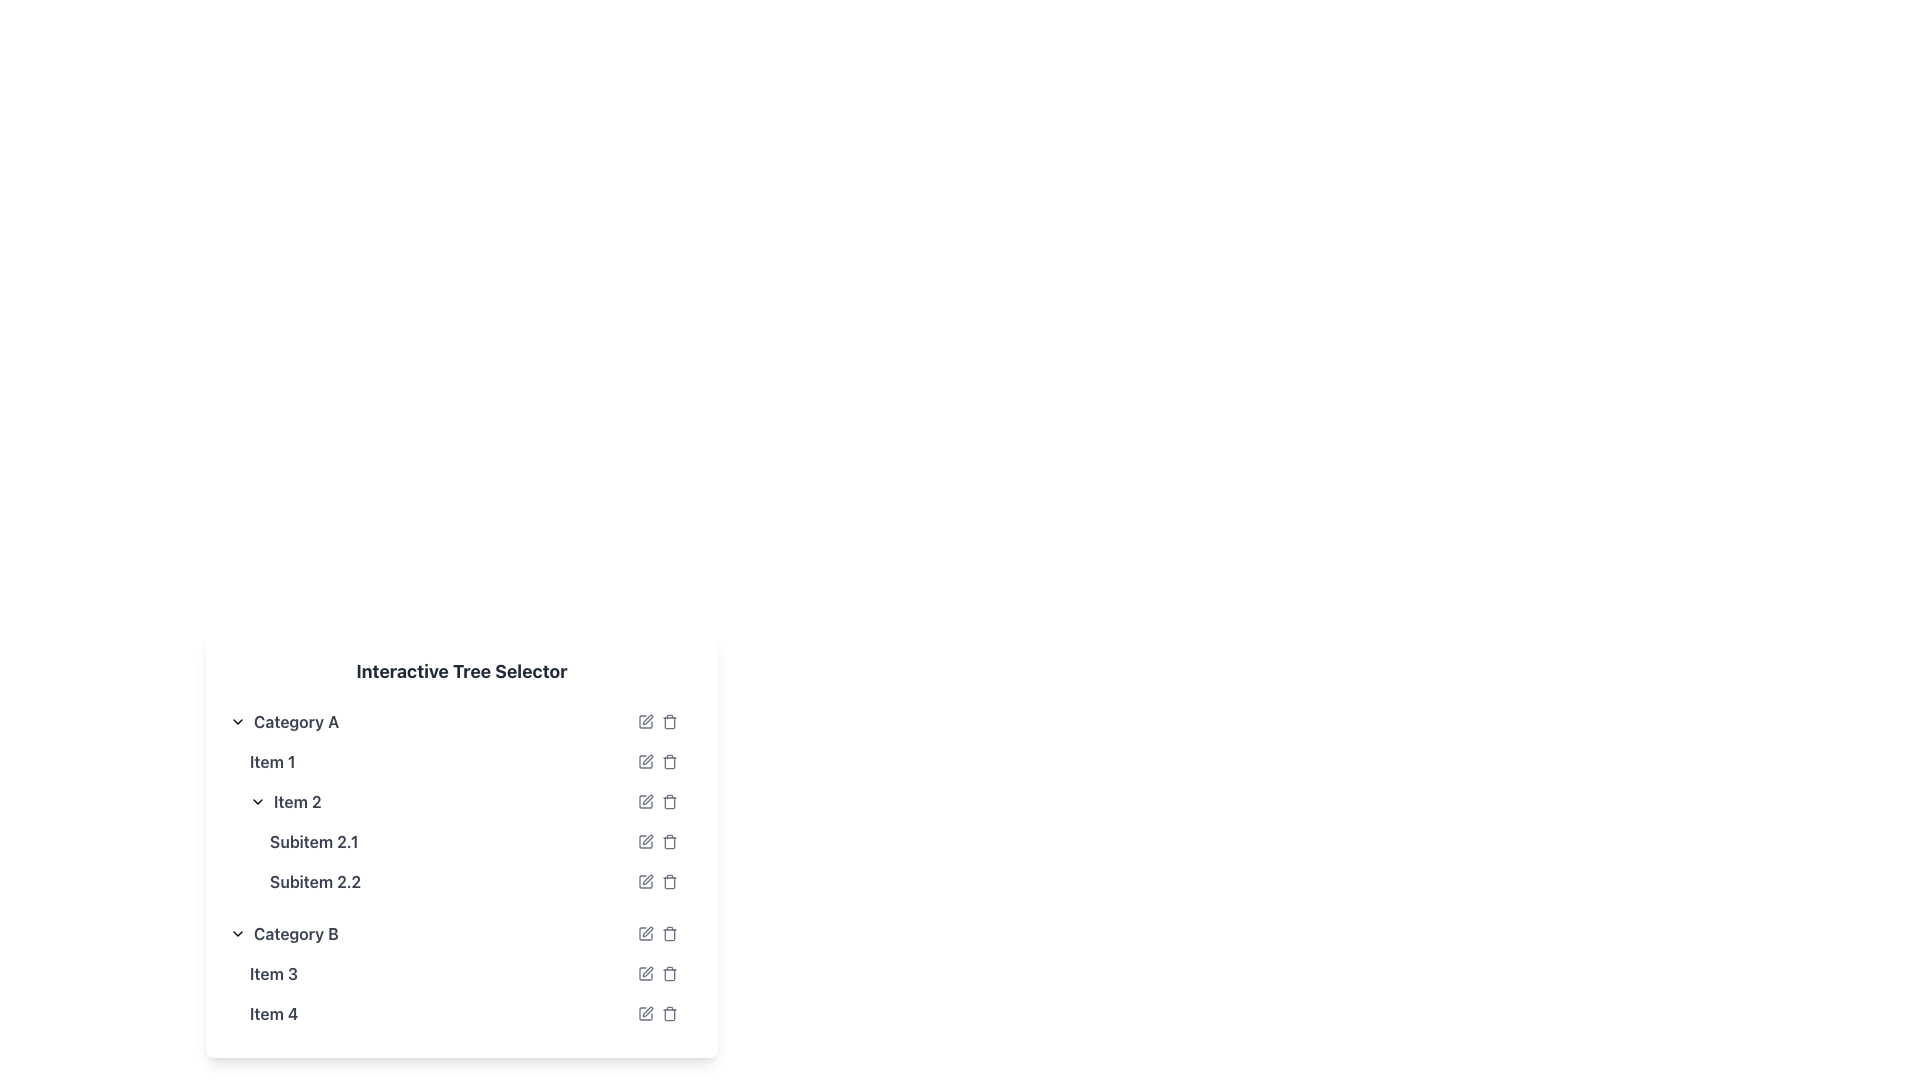 The height and width of the screenshot is (1080, 1920). I want to click on the text label displaying 'Subitem 2.2' which is the second subitem under 'Item 2', so click(314, 881).